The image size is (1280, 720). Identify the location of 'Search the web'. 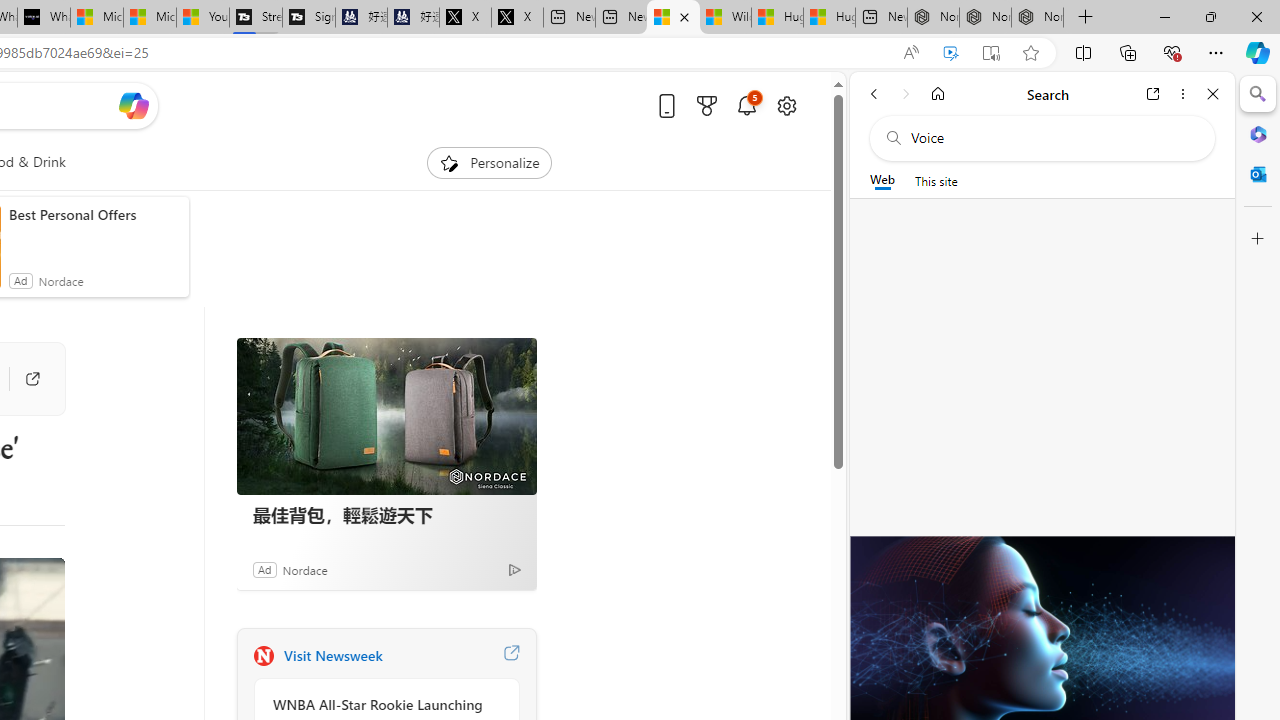
(1051, 137).